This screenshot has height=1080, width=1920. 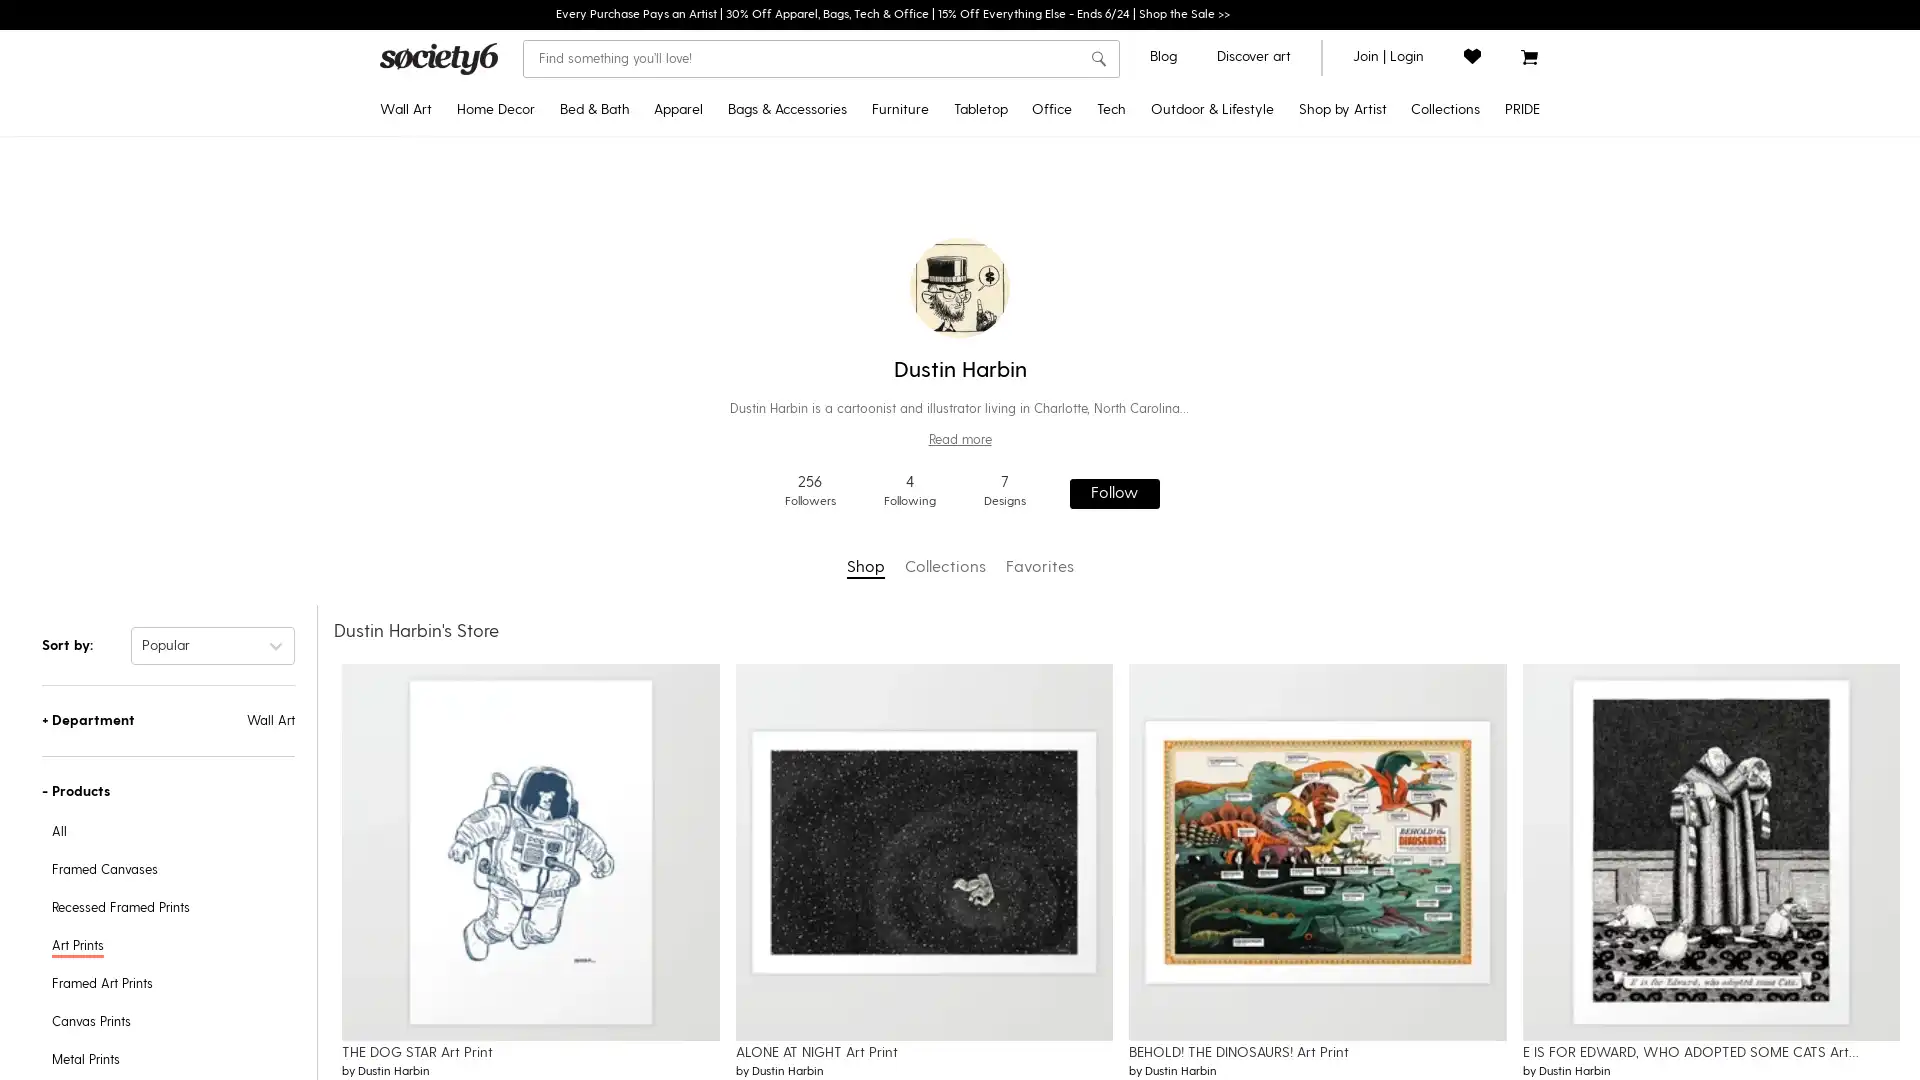 What do you see at coordinates (533, 256) in the screenshot?
I see `Floor Pillows` at bounding box center [533, 256].